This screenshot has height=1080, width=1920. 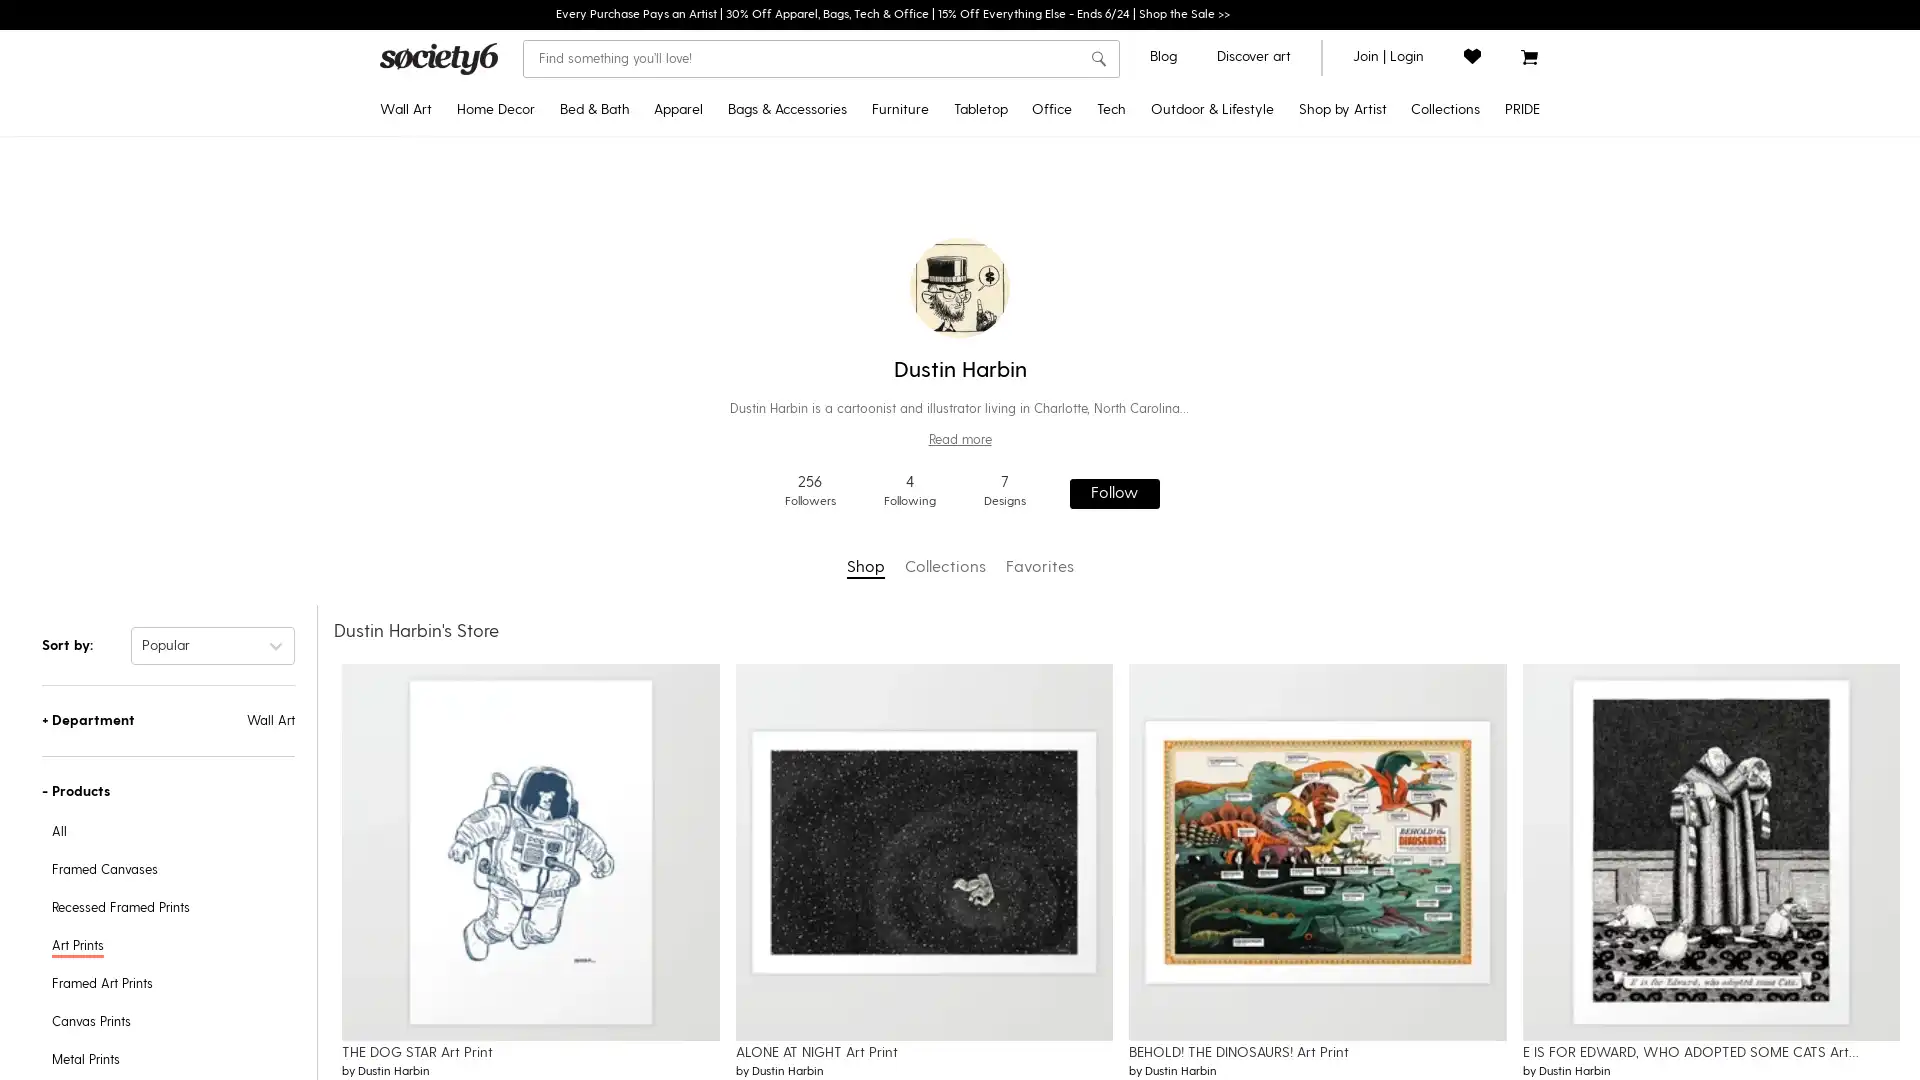 What do you see at coordinates (533, 256) in the screenshot?
I see `Floor Pillows` at bounding box center [533, 256].